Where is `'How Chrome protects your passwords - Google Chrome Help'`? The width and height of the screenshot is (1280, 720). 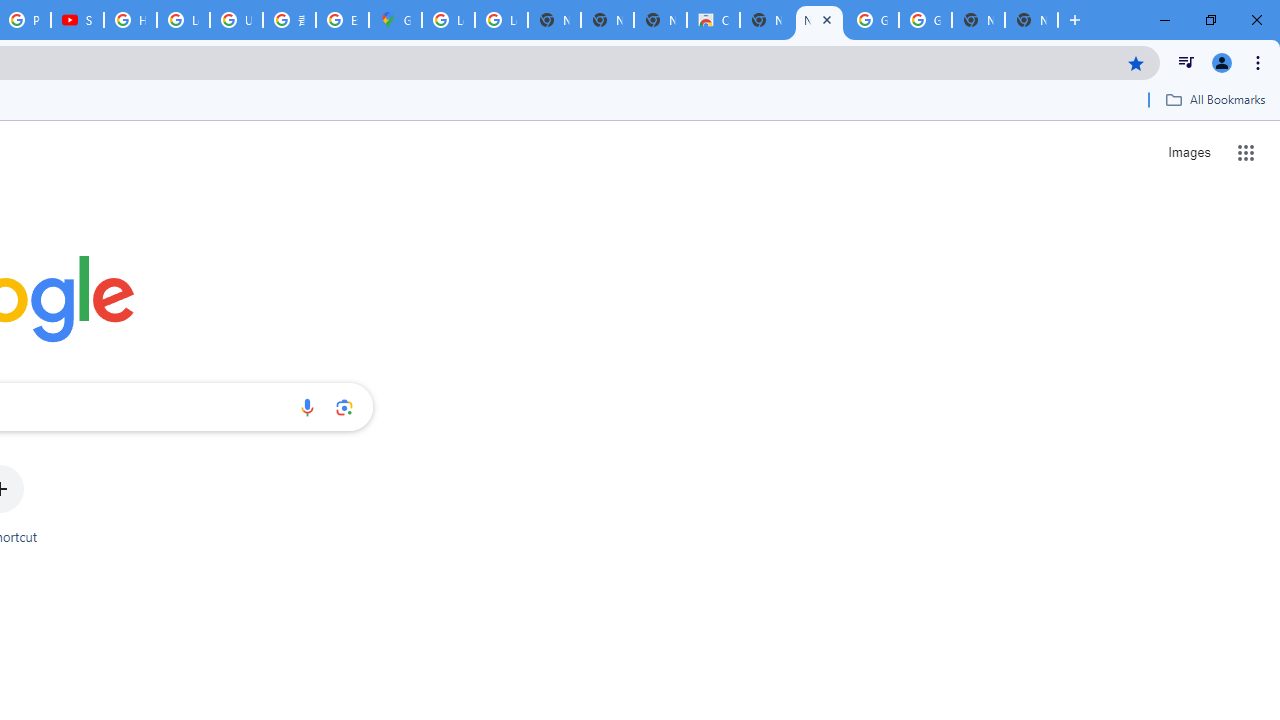
'How Chrome protects your passwords - Google Chrome Help' is located at coordinates (129, 20).